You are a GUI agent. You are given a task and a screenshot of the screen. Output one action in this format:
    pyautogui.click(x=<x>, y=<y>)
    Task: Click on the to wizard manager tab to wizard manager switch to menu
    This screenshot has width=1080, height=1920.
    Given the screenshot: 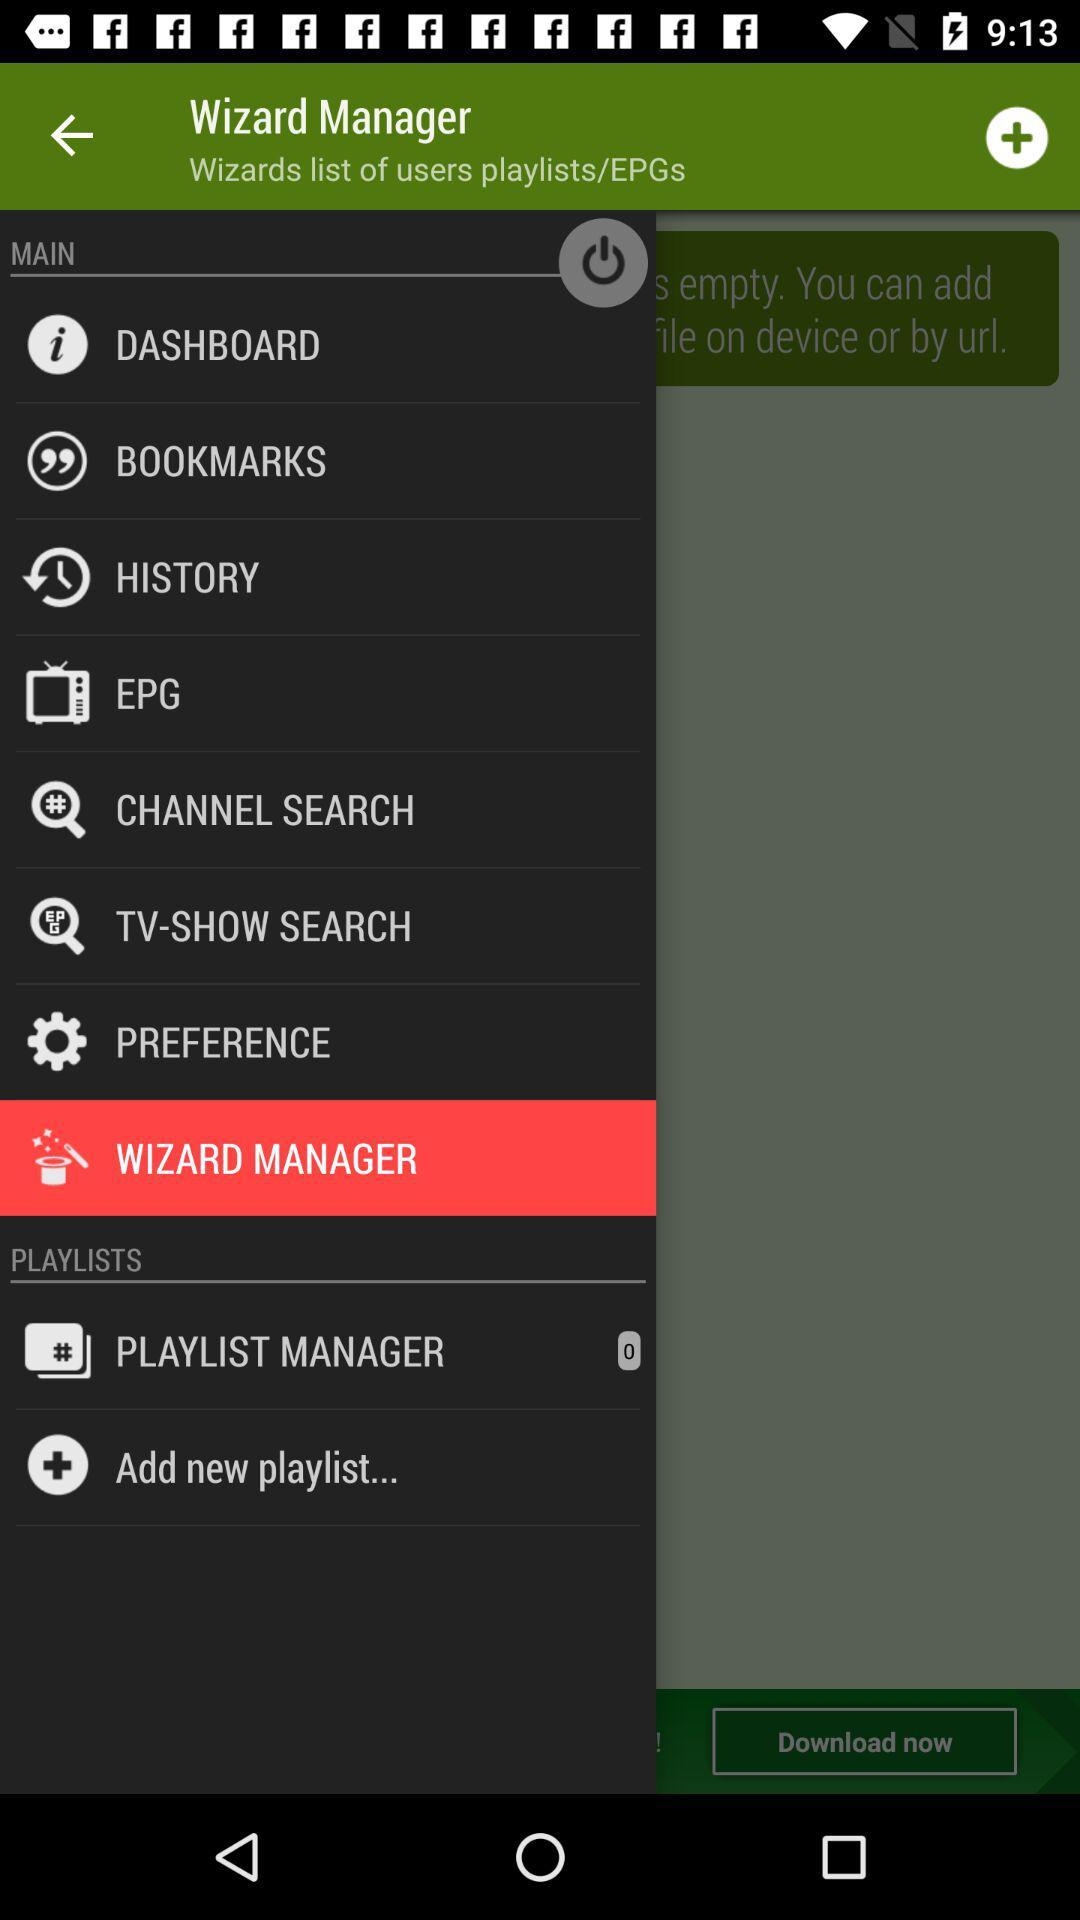 What is the action you would take?
    pyautogui.click(x=540, y=948)
    